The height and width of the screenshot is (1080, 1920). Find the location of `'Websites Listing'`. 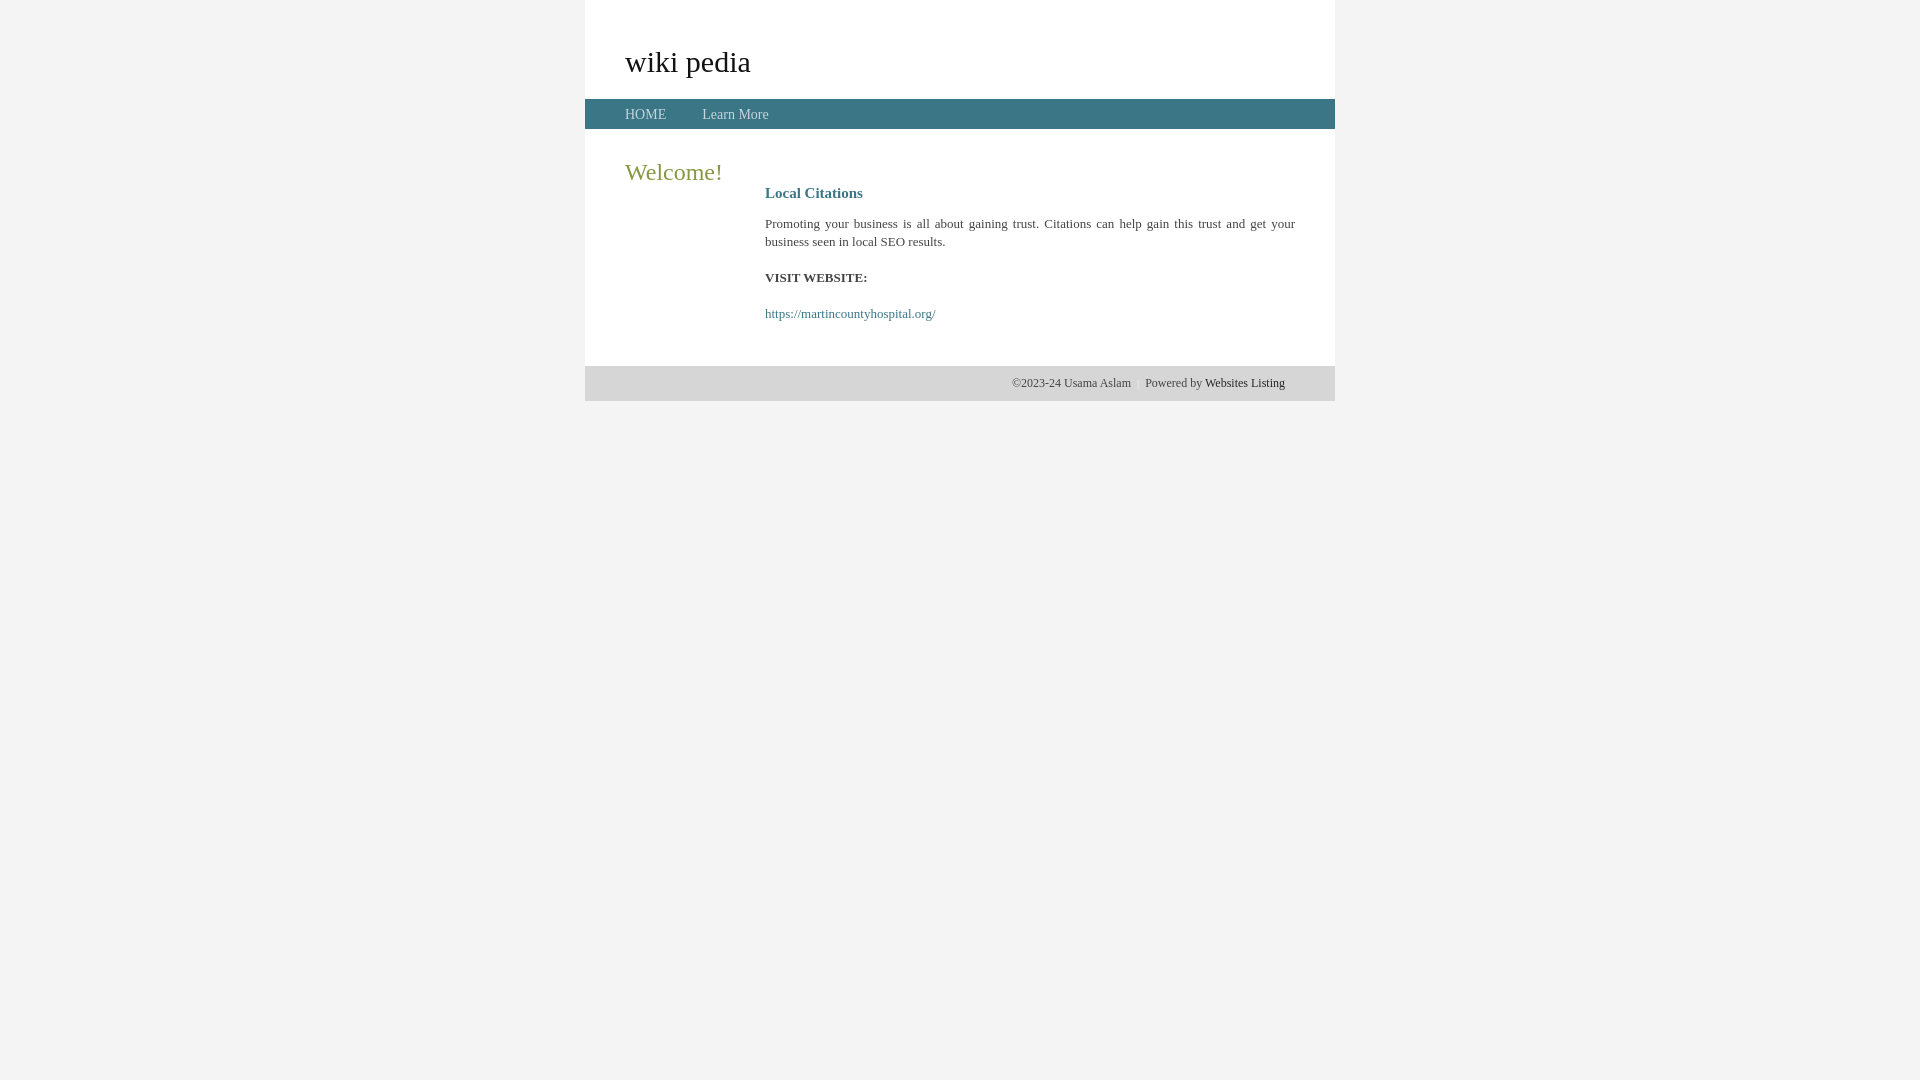

'Websites Listing' is located at coordinates (1203, 382).